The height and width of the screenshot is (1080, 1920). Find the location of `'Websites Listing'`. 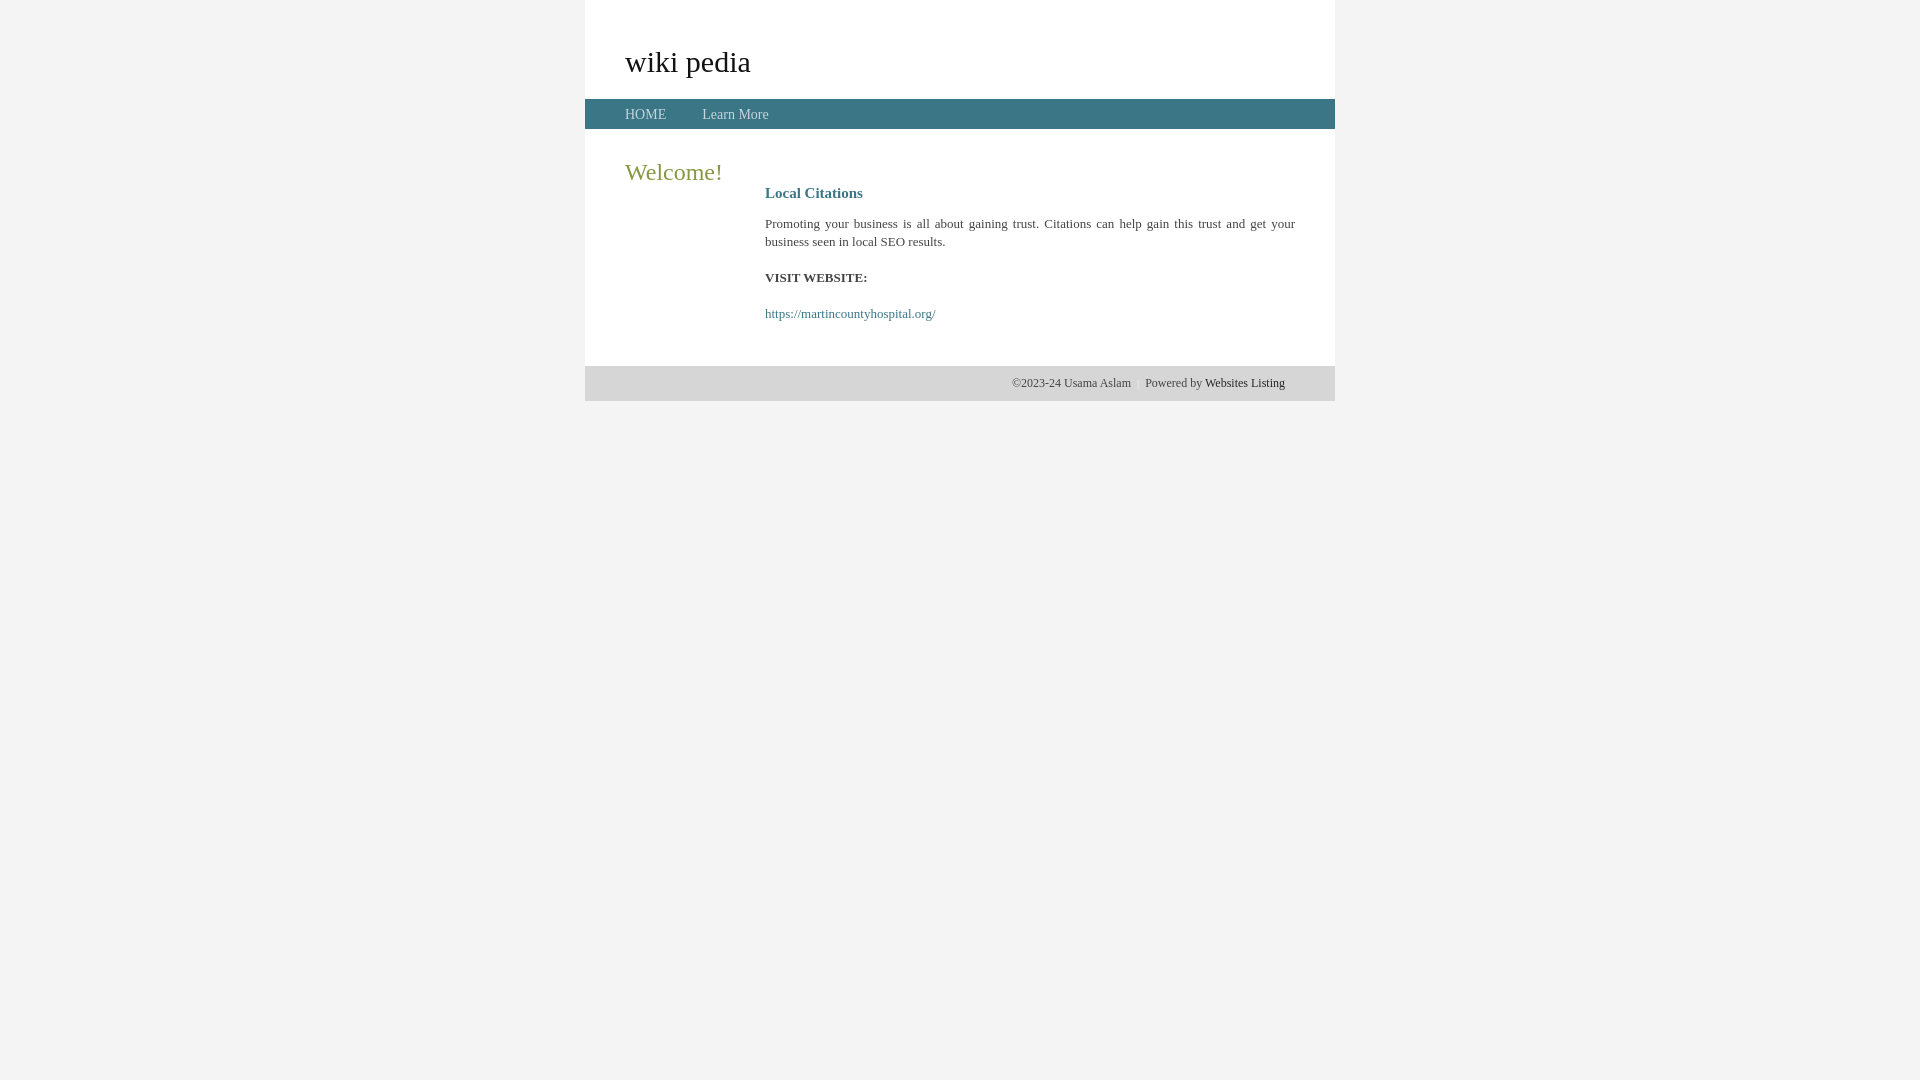

'Websites Listing' is located at coordinates (1203, 382).